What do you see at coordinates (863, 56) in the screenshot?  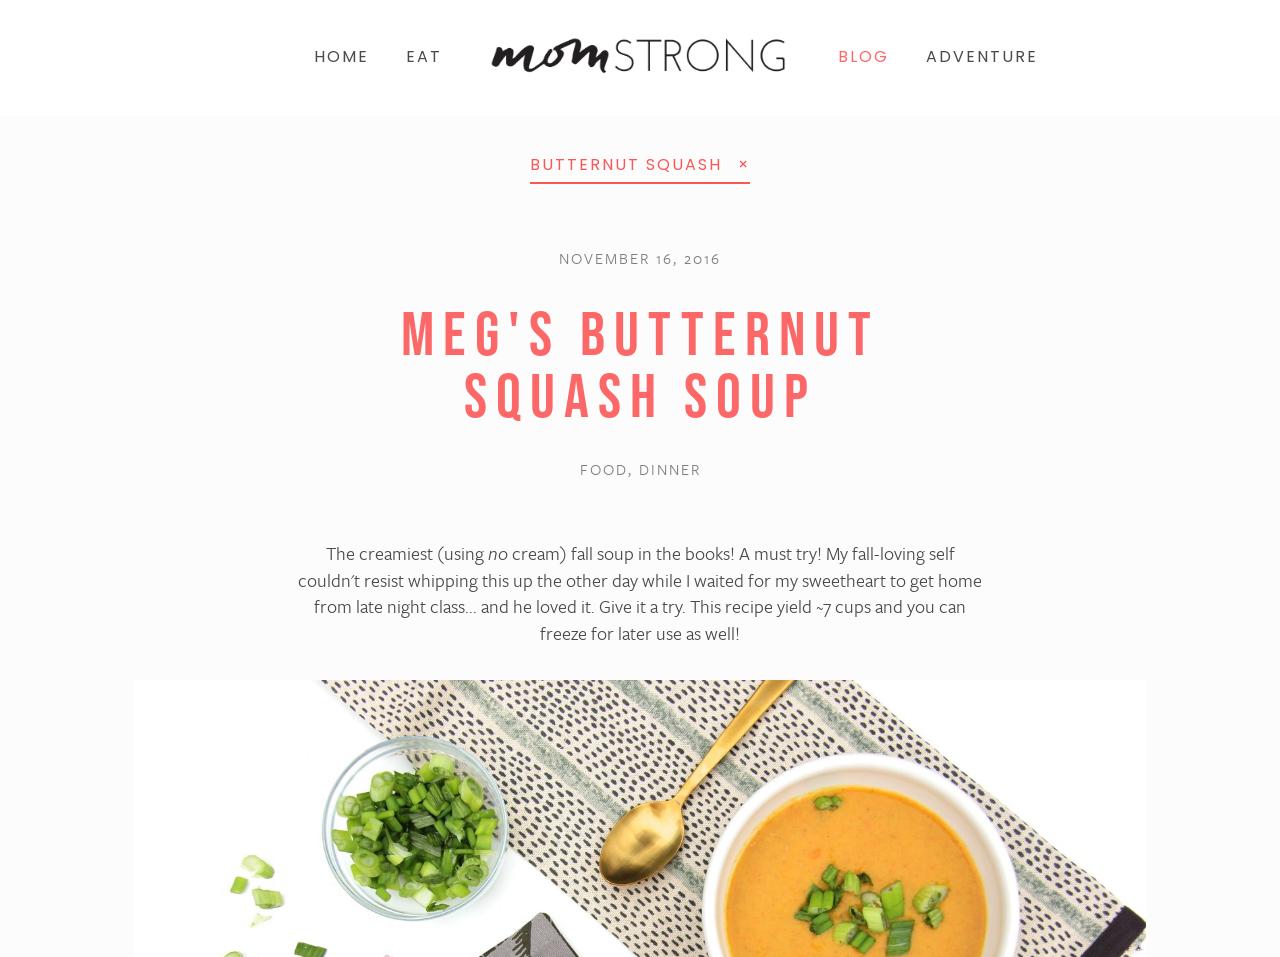 I see `'BLOG'` at bounding box center [863, 56].